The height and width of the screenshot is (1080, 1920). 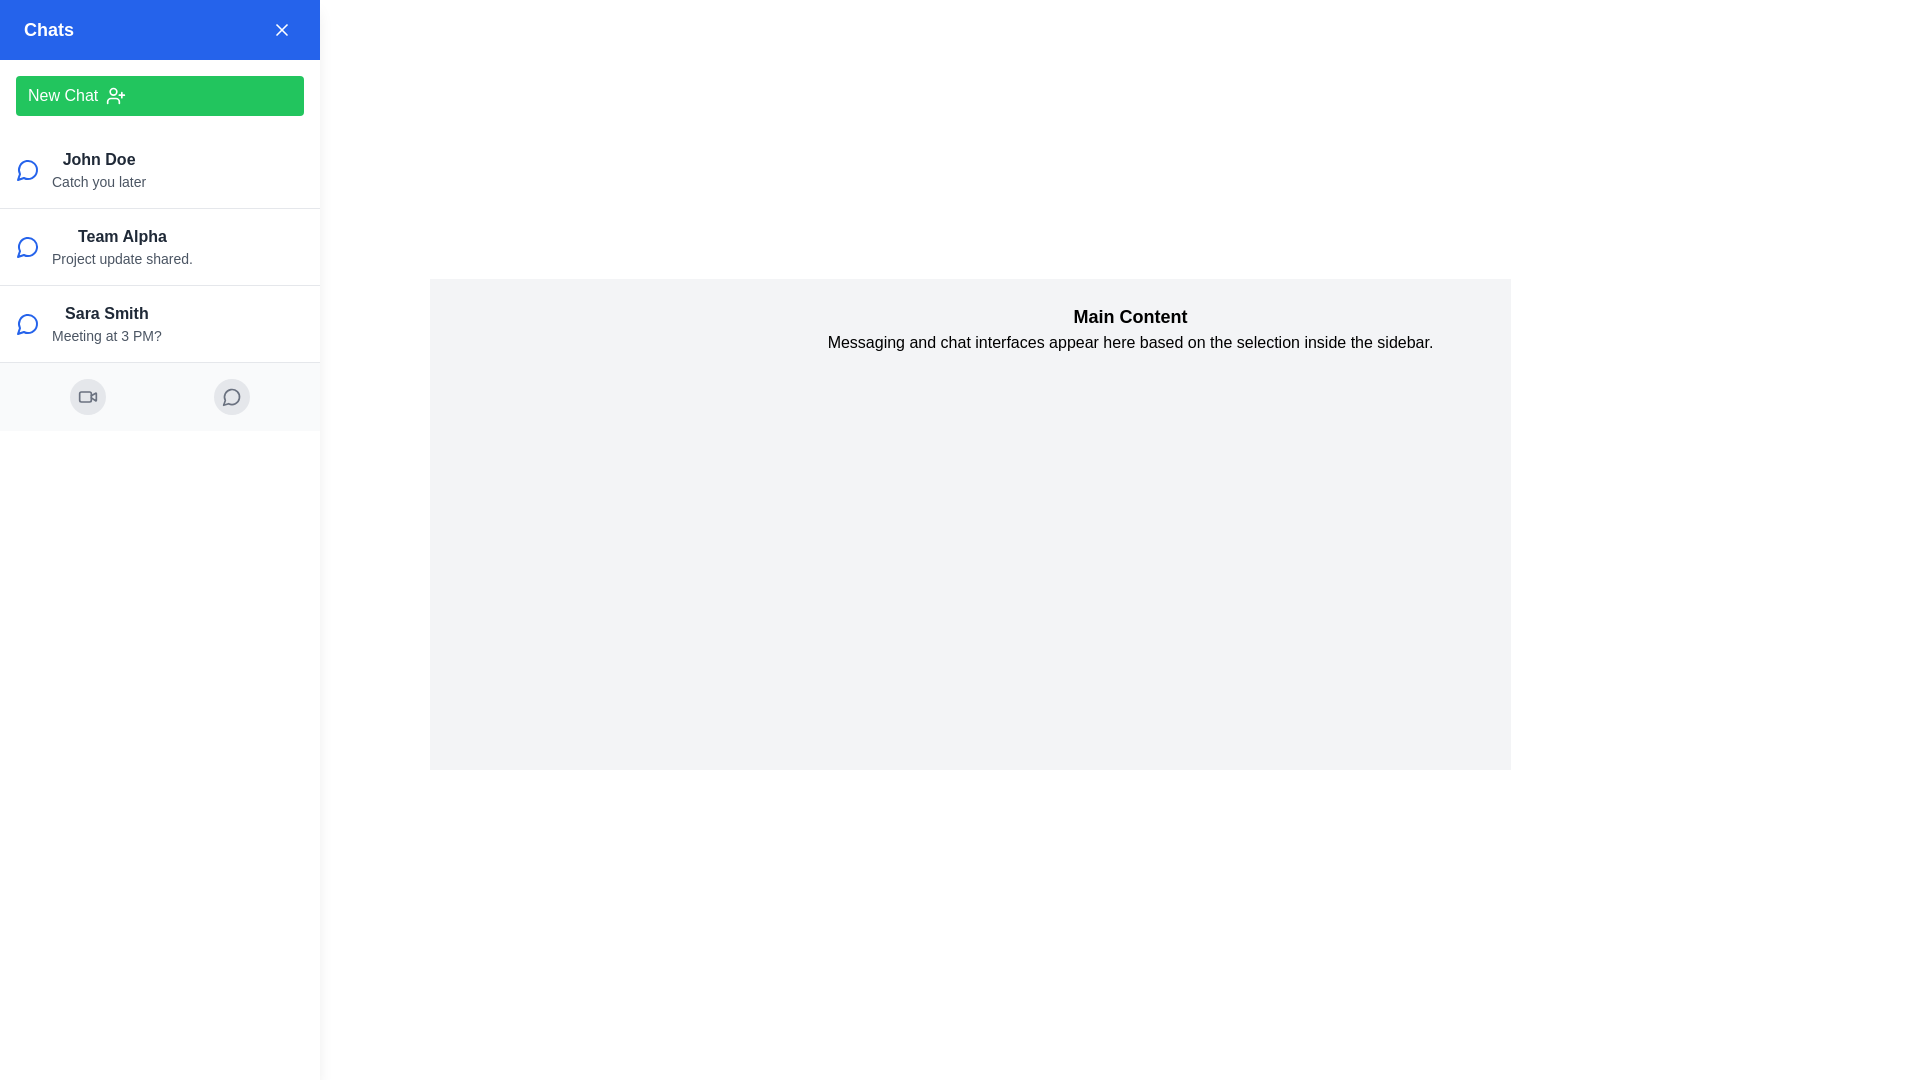 I want to click on the third list item in the sidebar containing the conversation preview for 'Sara Smith', so click(x=158, y=323).